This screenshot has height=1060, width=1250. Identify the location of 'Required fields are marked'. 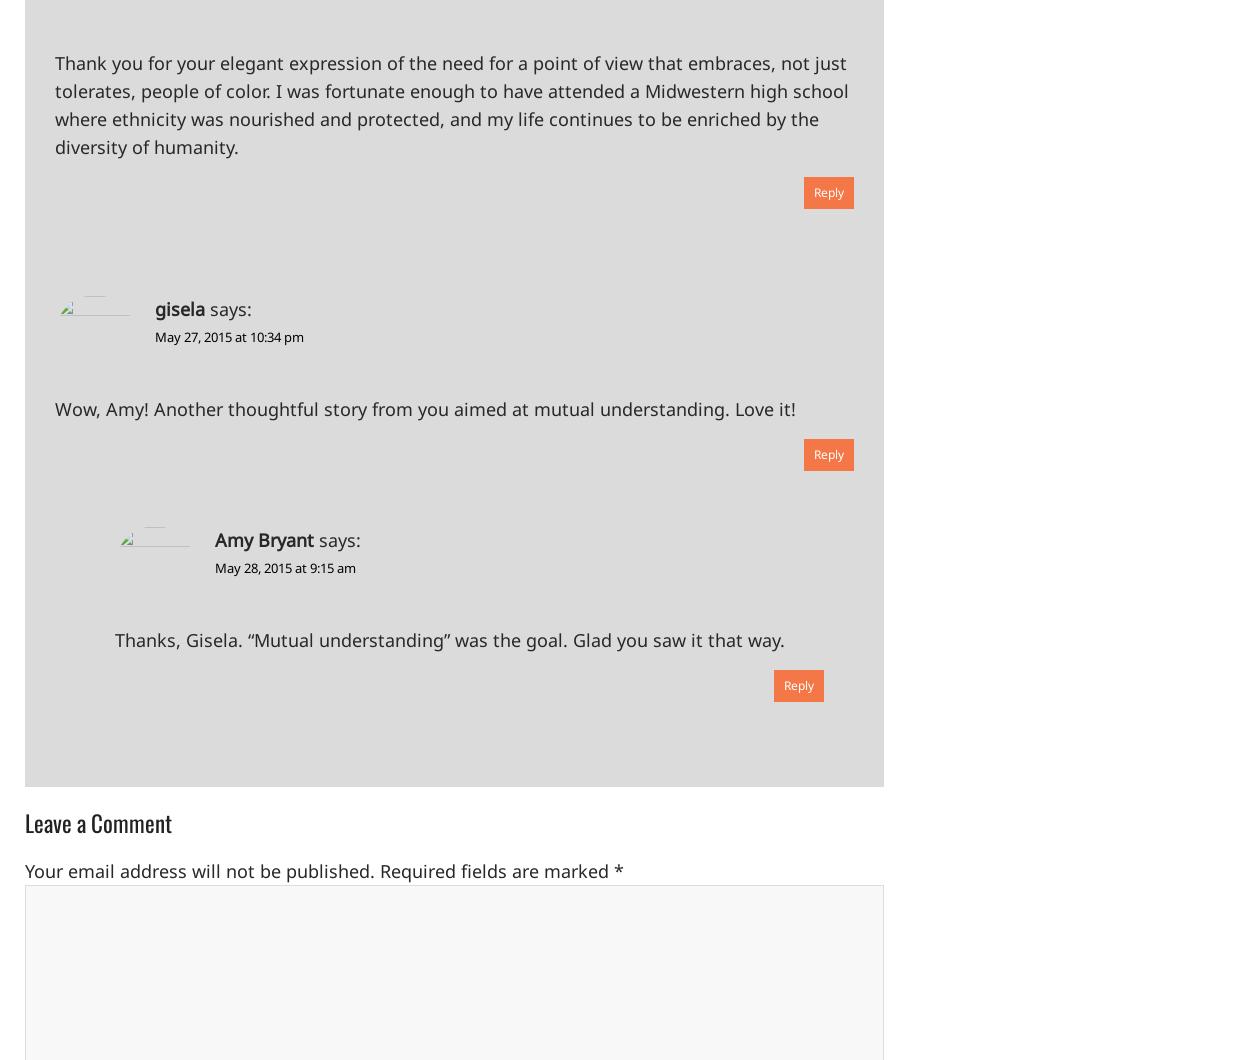
(496, 871).